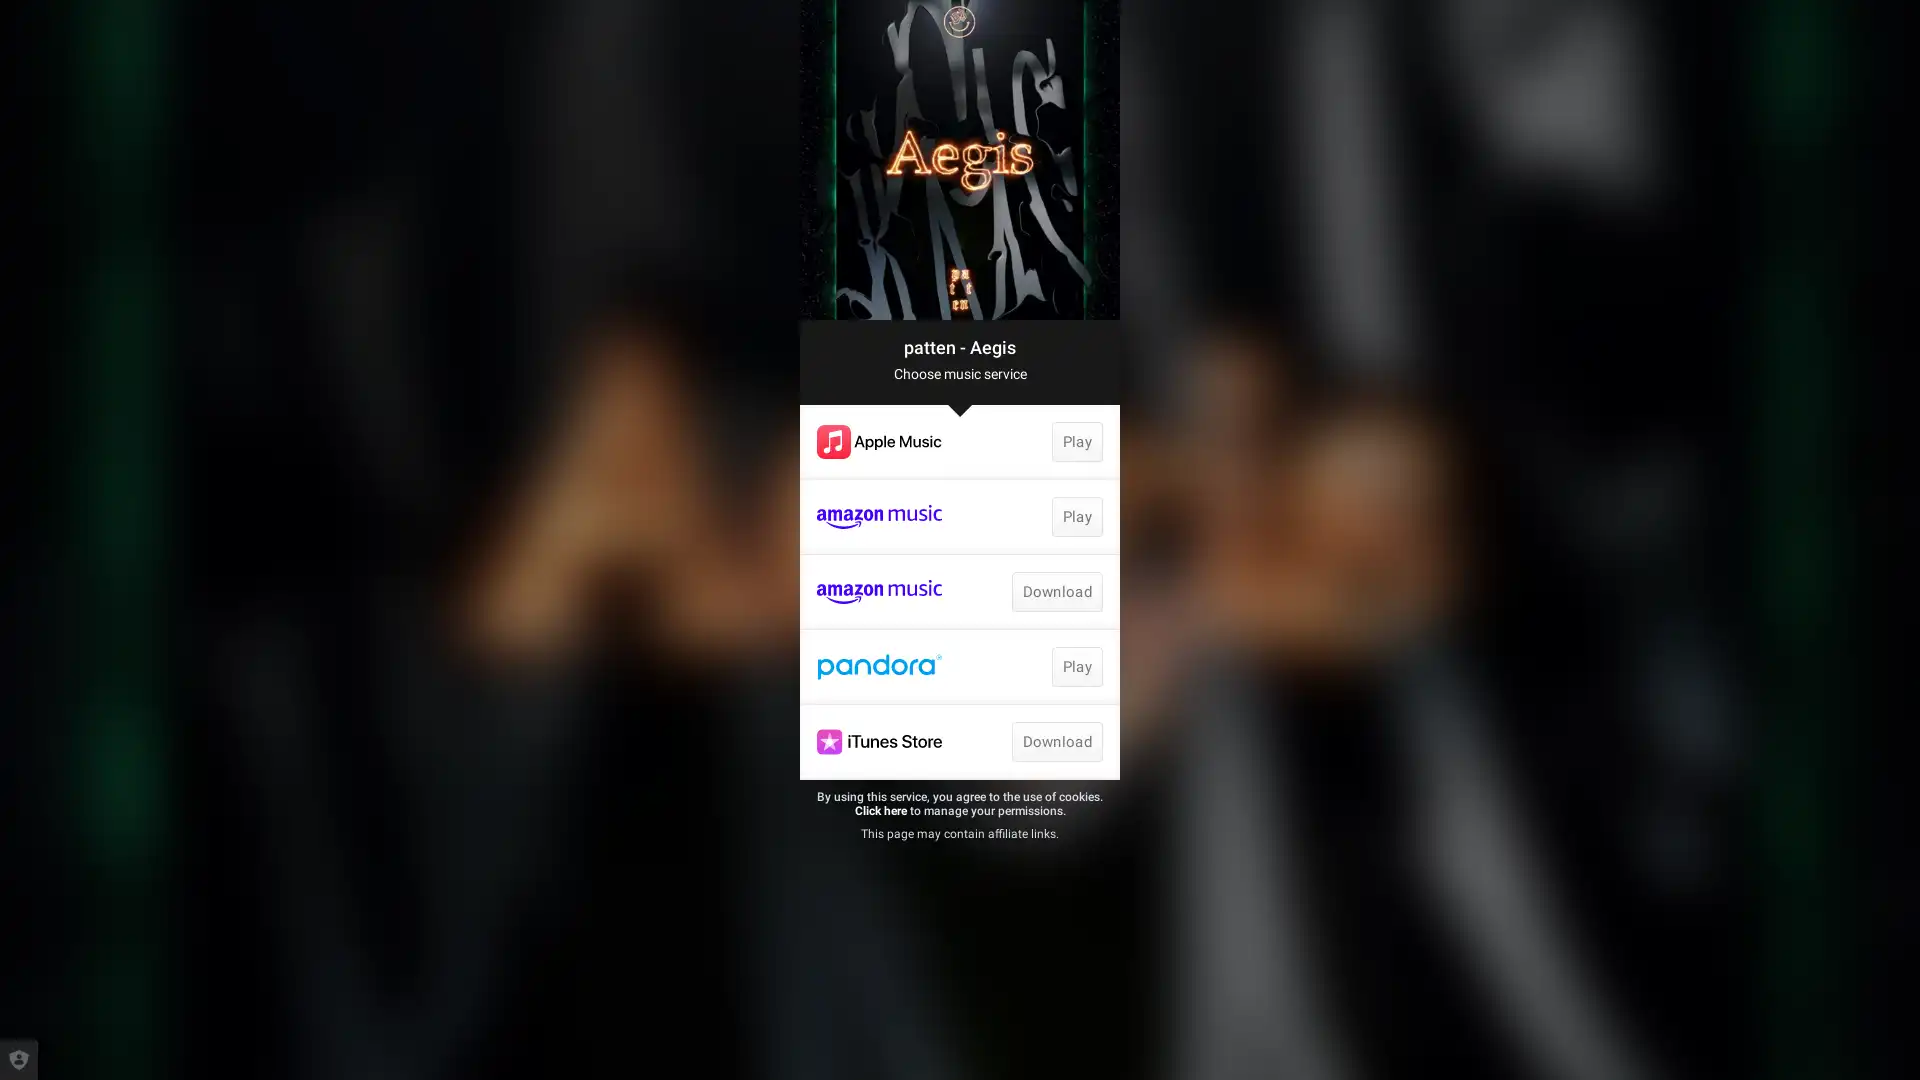 The height and width of the screenshot is (1080, 1920). I want to click on Play, so click(1075, 441).